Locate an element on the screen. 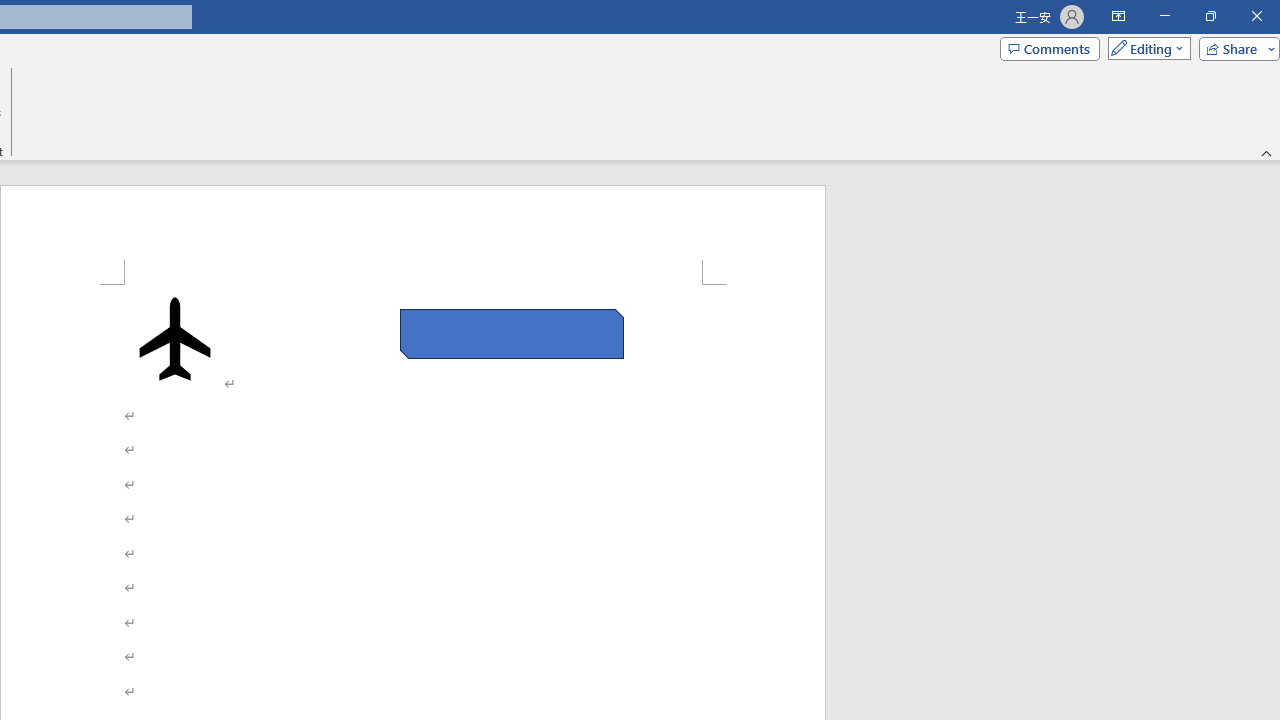 This screenshot has width=1280, height=720. 'Minimize' is located at coordinates (1164, 16).